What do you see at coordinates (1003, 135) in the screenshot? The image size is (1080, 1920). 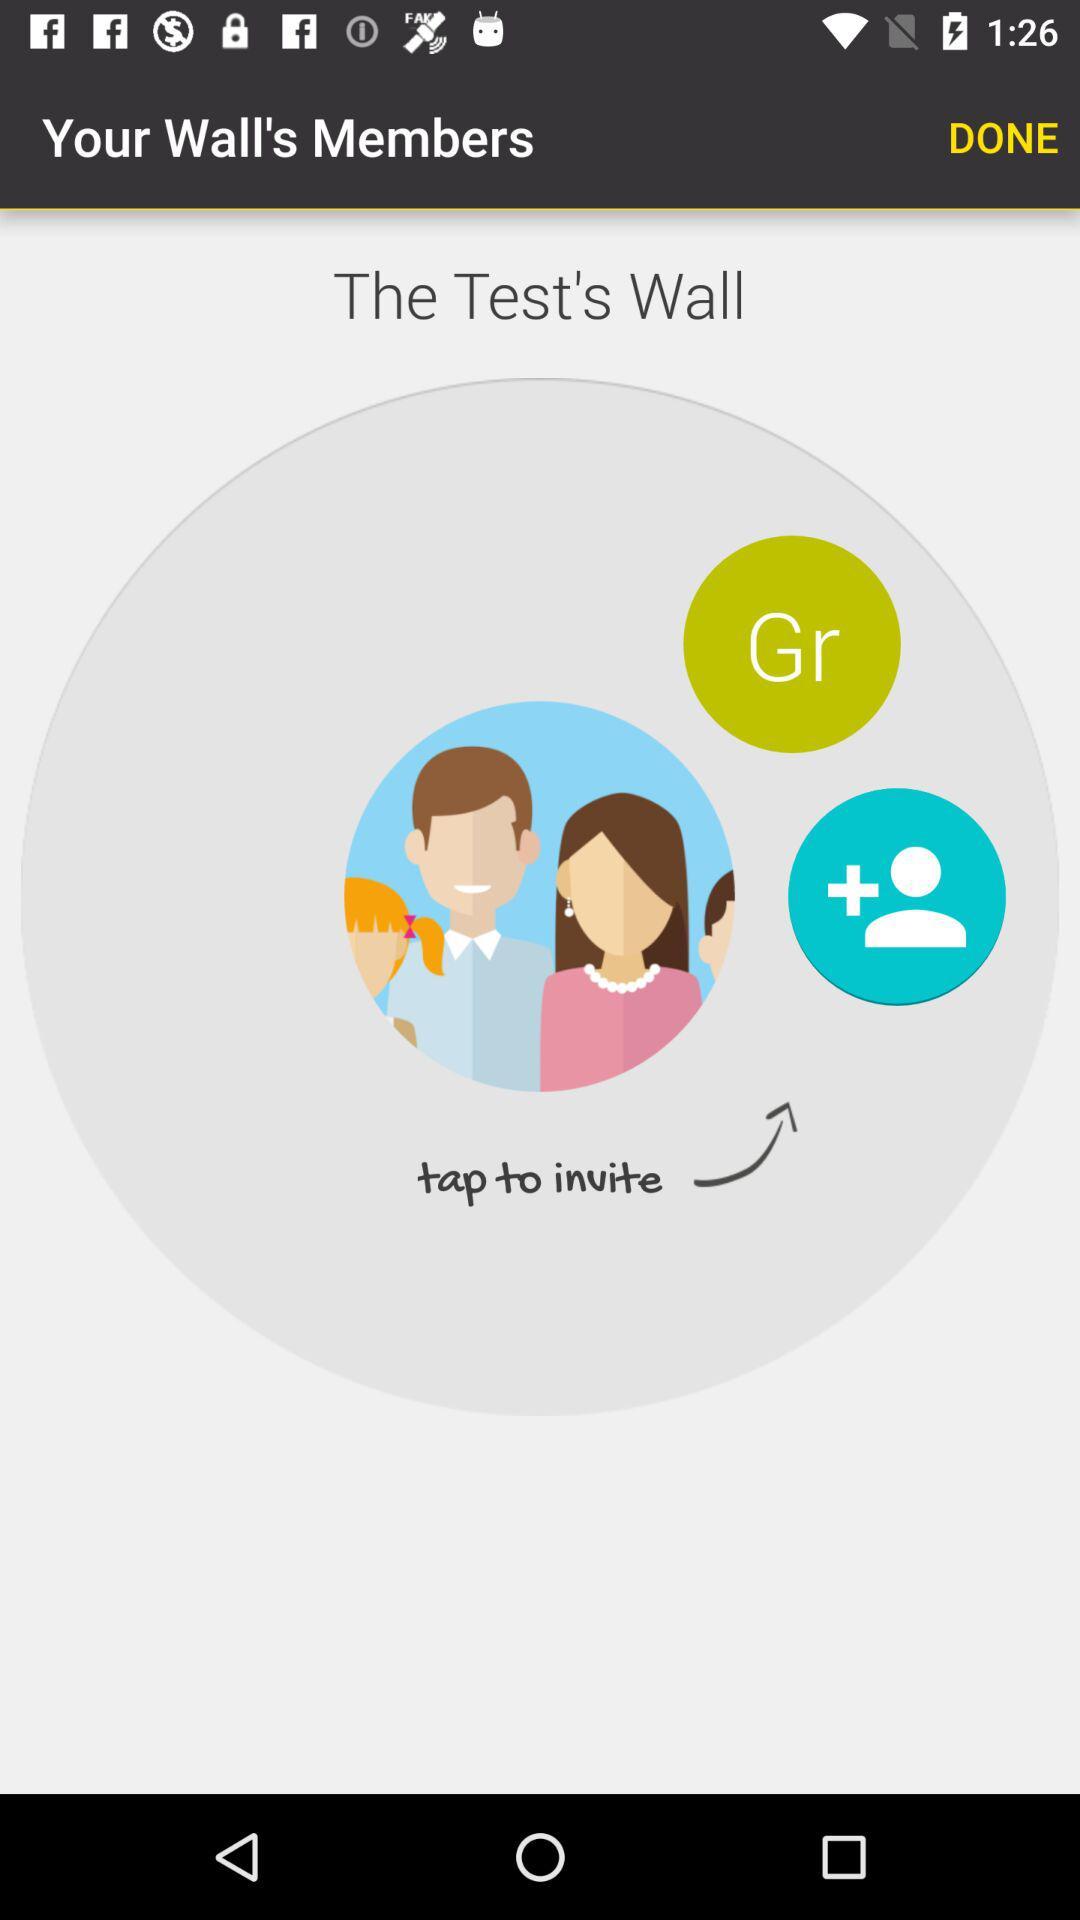 I see `the item at the top right corner` at bounding box center [1003, 135].